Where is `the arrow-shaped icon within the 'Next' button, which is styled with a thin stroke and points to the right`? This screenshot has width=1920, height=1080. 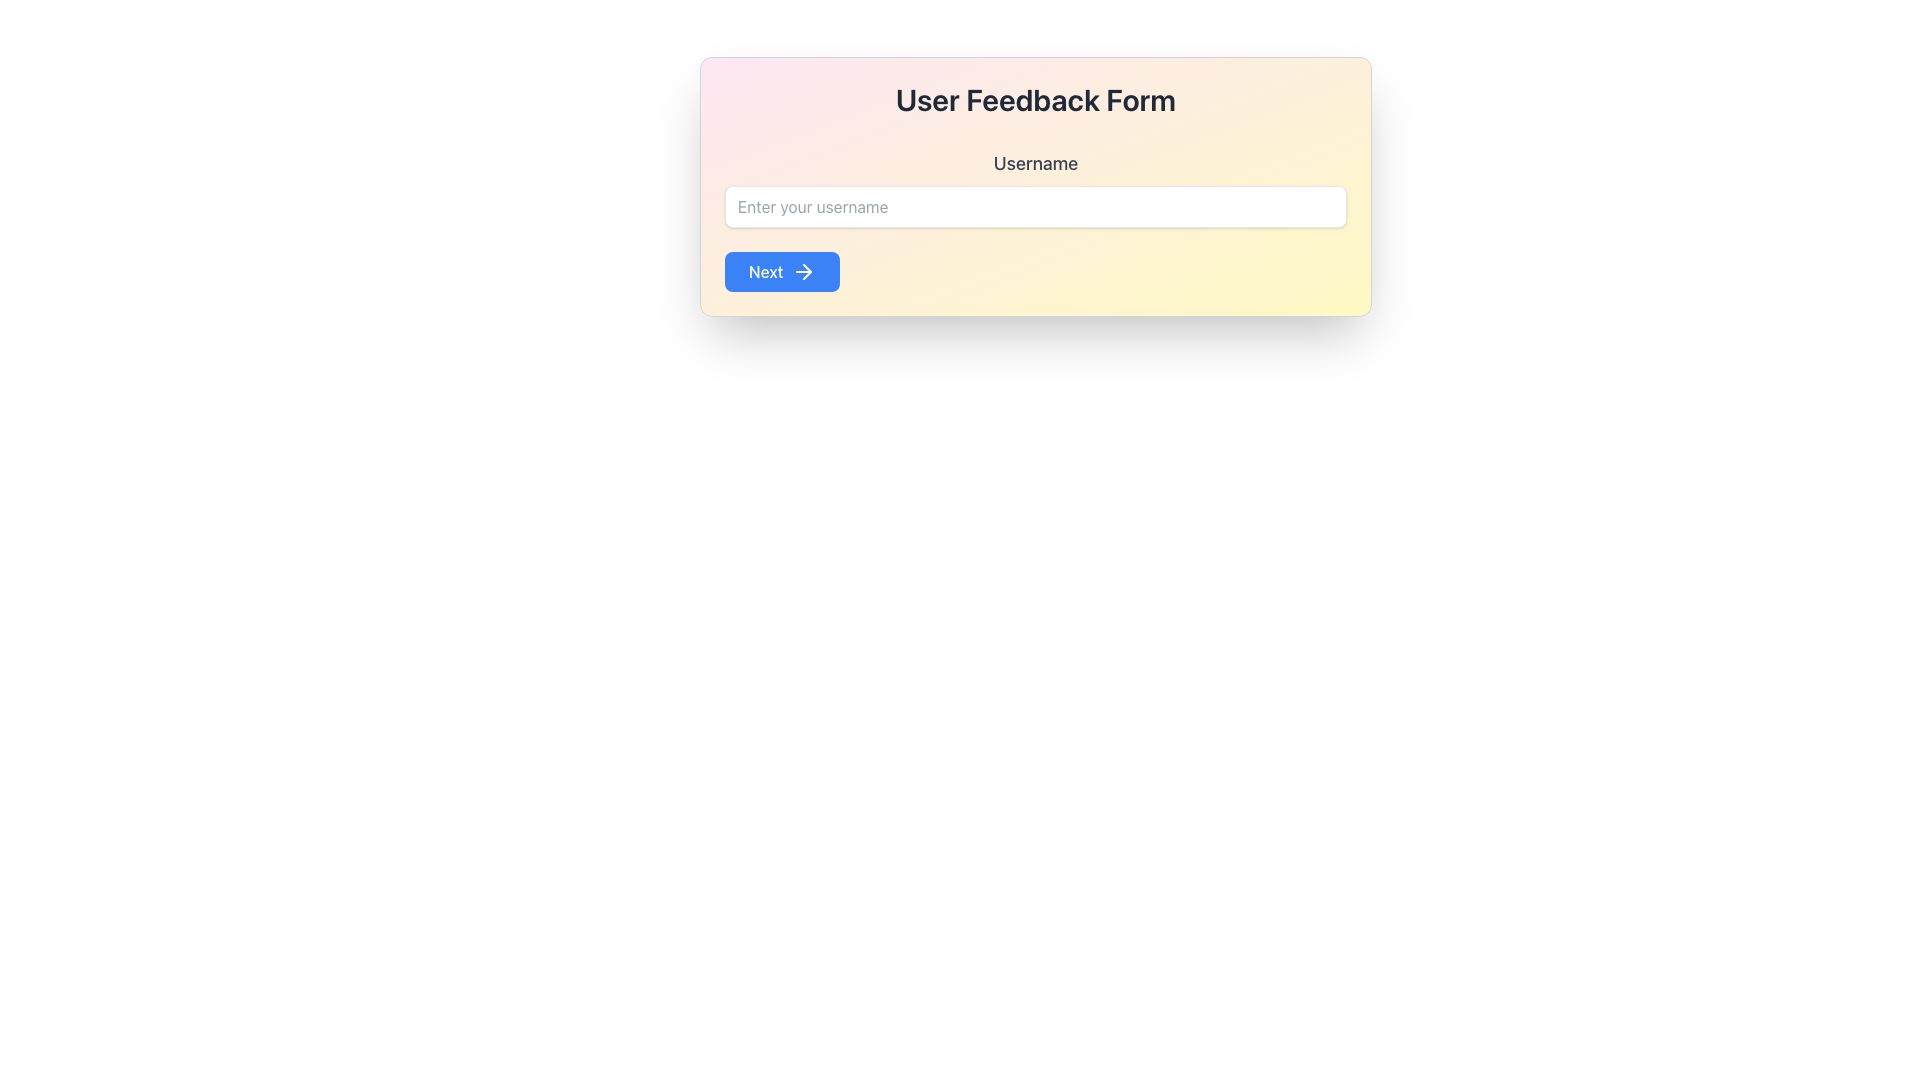
the arrow-shaped icon within the 'Next' button, which is styled with a thin stroke and points to the right is located at coordinates (806, 272).